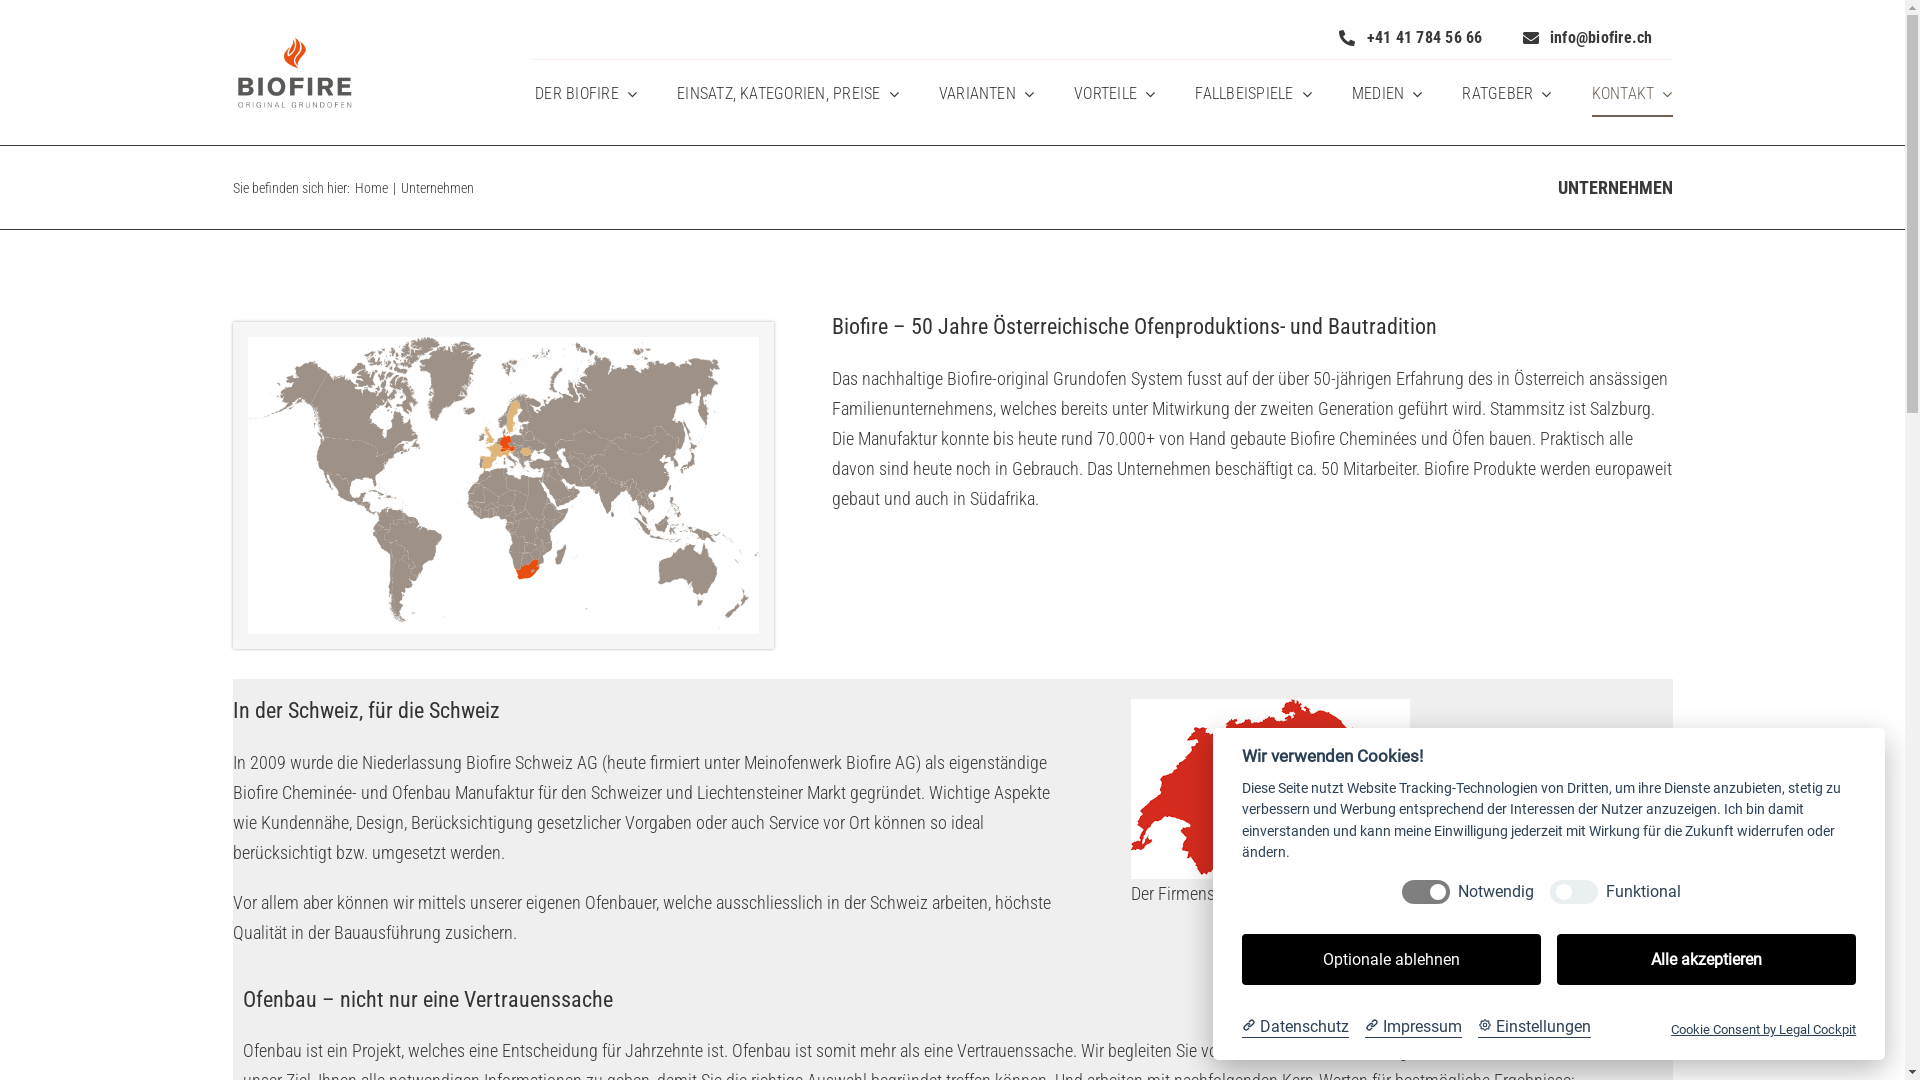 This screenshot has height=1080, width=1920. What do you see at coordinates (1113, 94) in the screenshot?
I see `'VORTEILE'` at bounding box center [1113, 94].